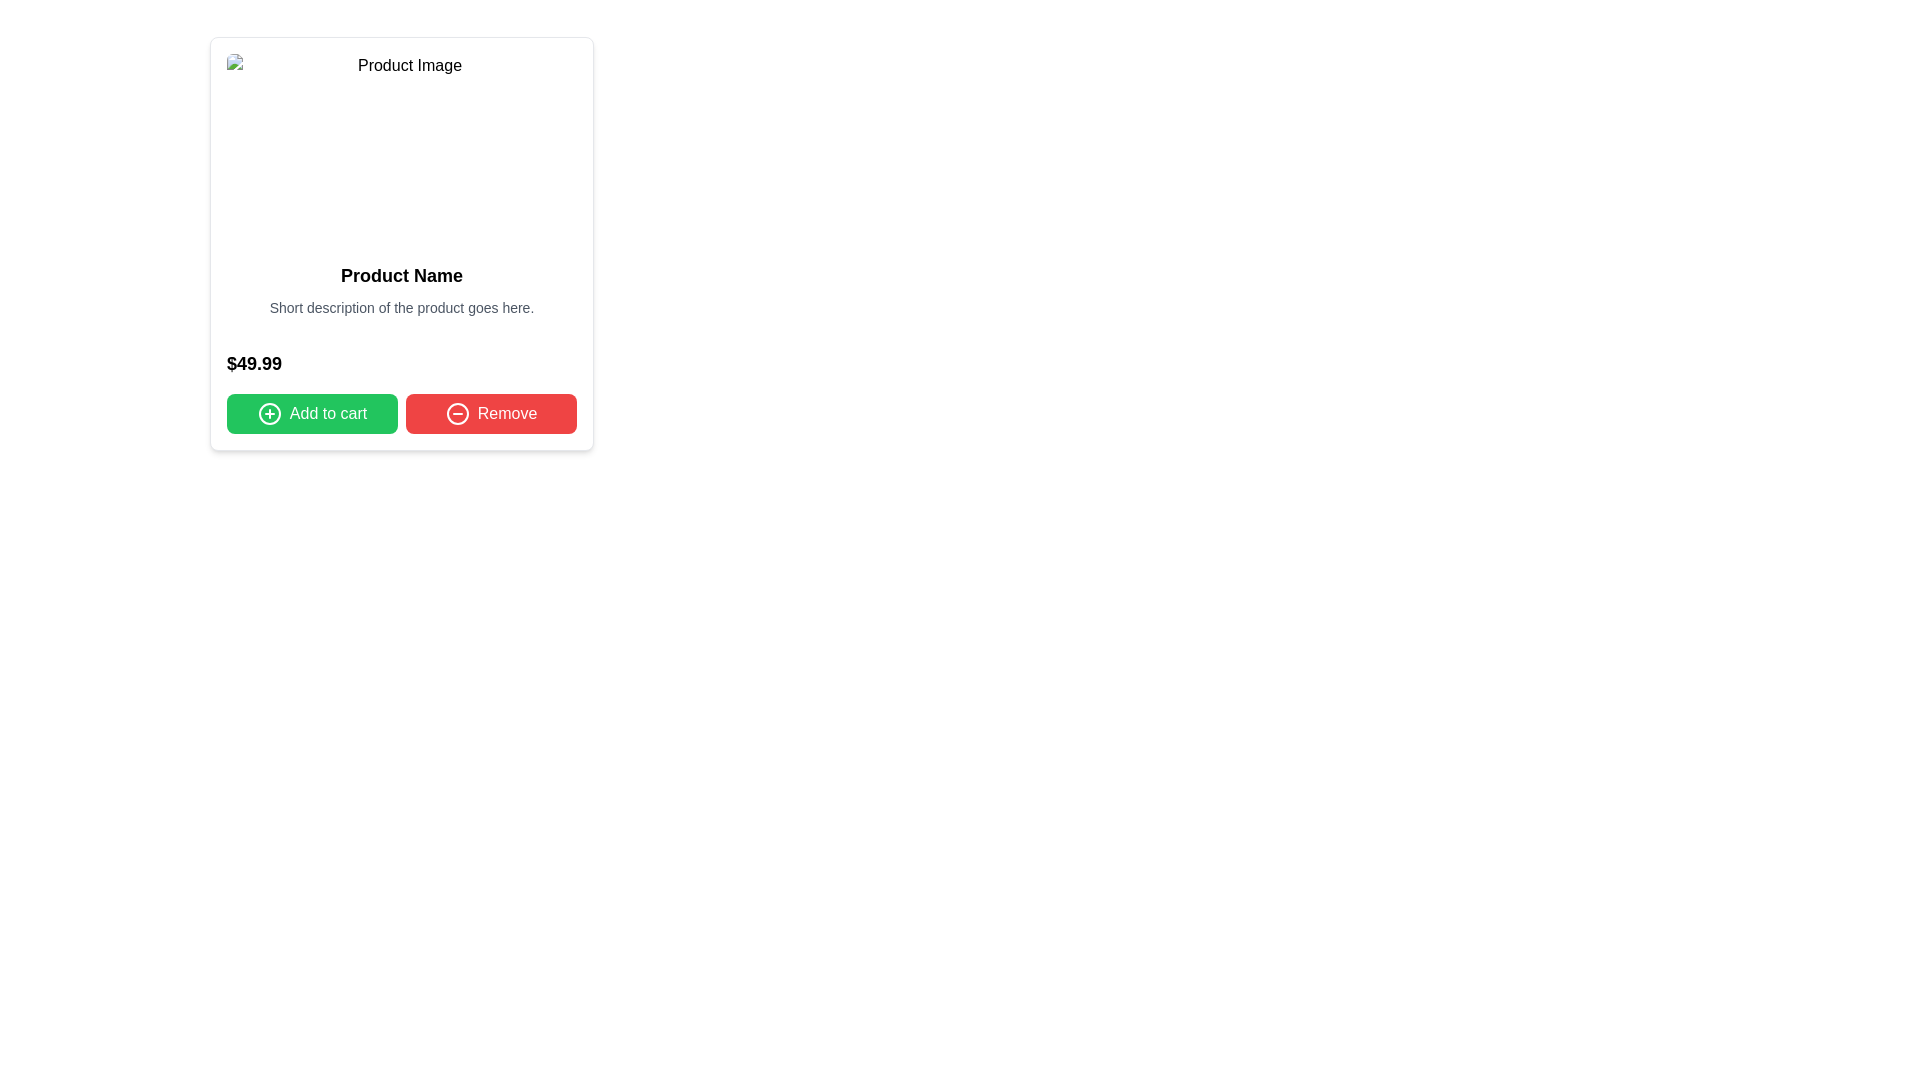  Describe the element at coordinates (253, 363) in the screenshot. I see `the price text label displaying '$49.99' for accessibility purposes, located within the product card layout beneath the product name and description` at that location.